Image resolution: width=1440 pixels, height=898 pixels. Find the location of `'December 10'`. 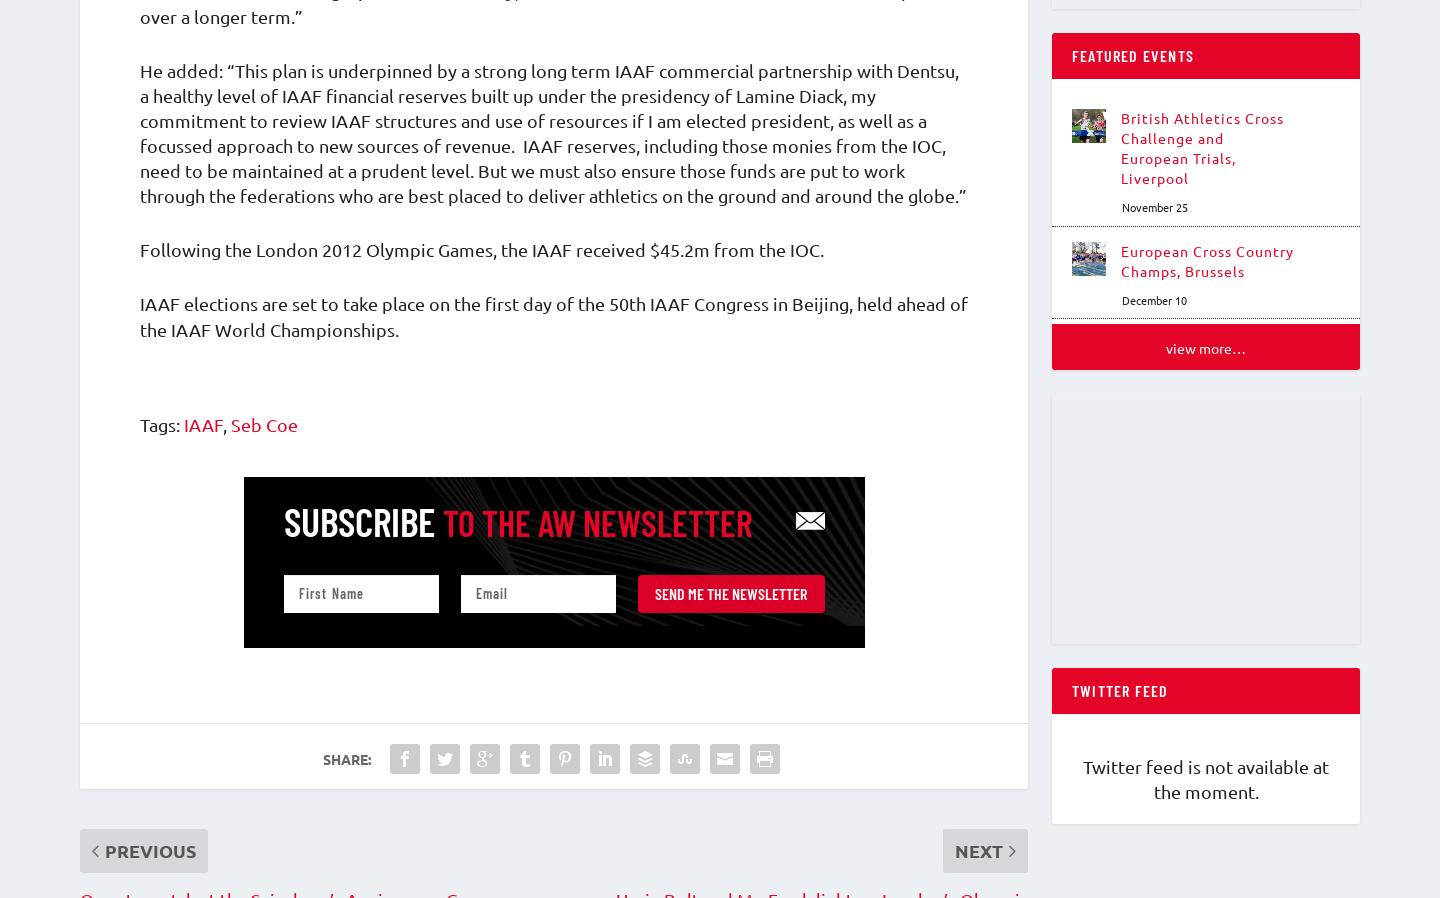

'December 10' is located at coordinates (1154, 309).